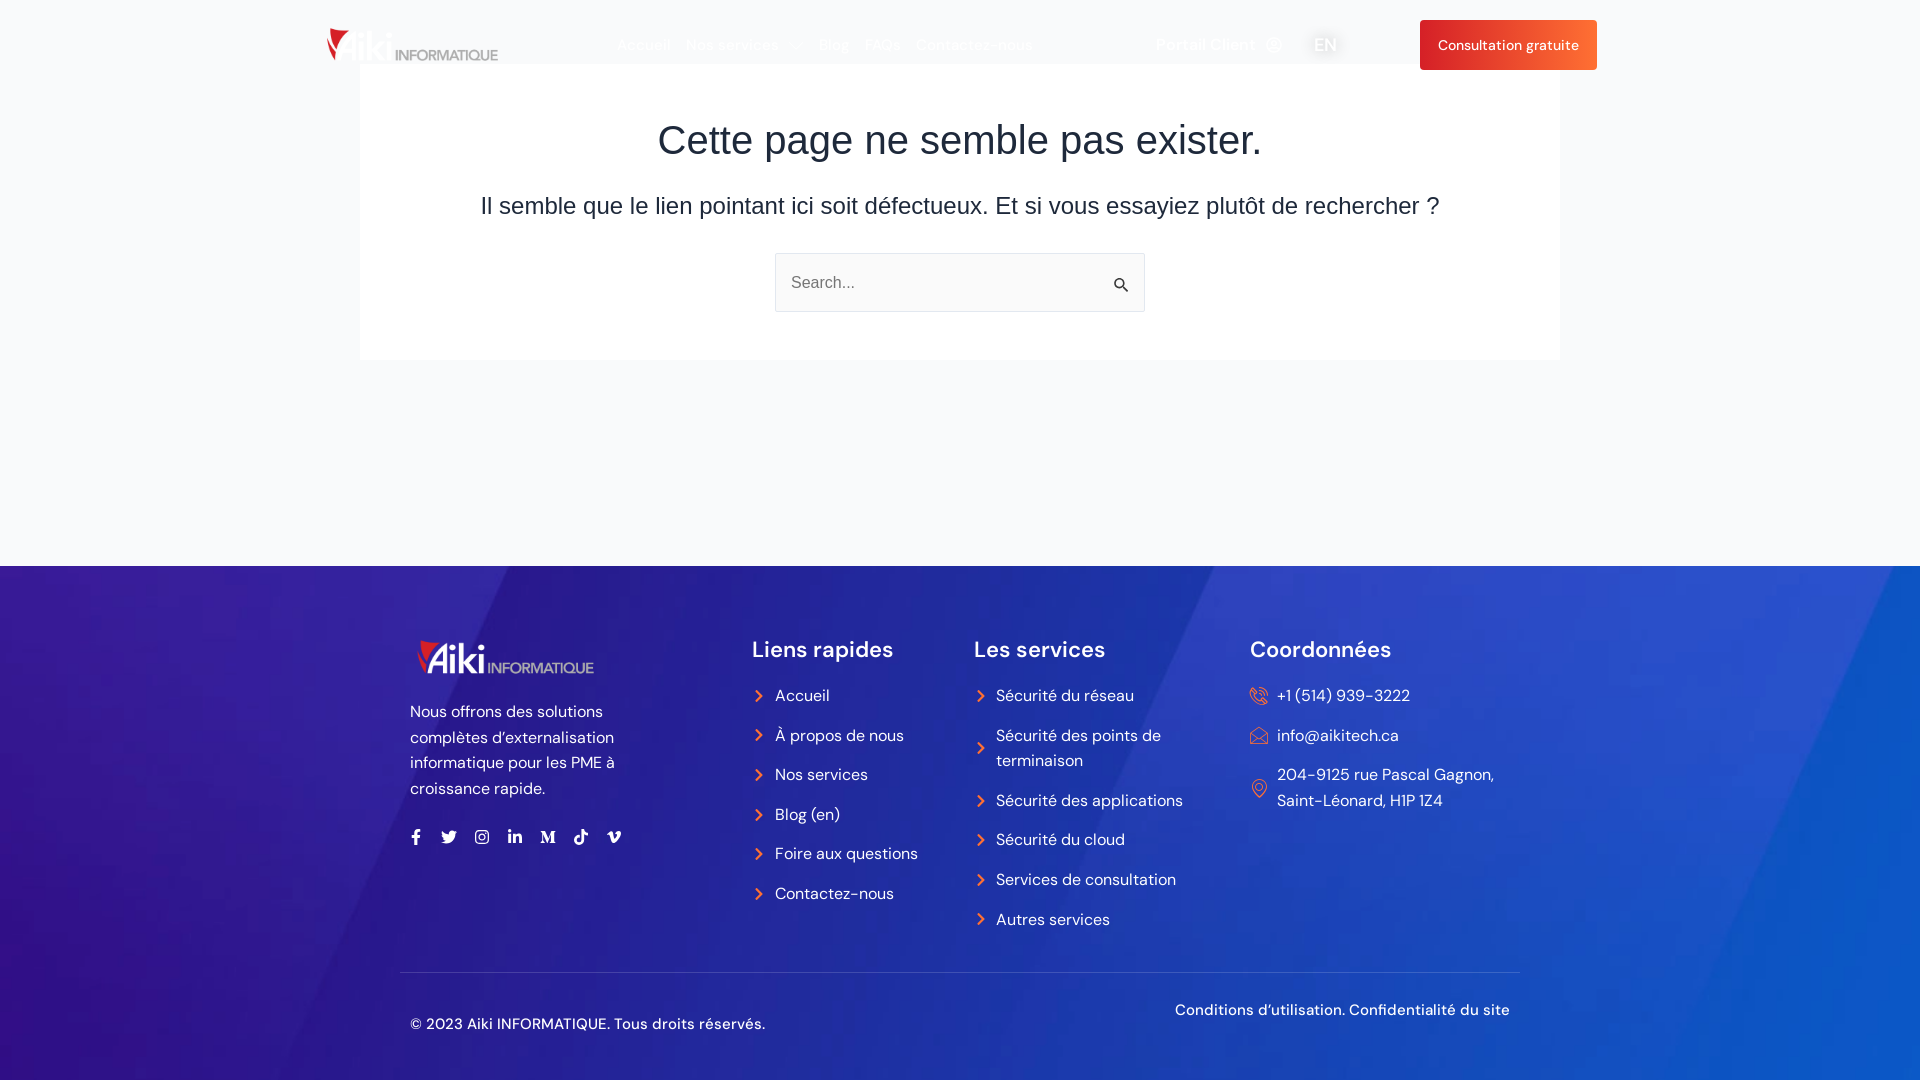 This screenshot has height=1080, width=1920. I want to click on 'info@aikitech.ca', so click(1379, 736).